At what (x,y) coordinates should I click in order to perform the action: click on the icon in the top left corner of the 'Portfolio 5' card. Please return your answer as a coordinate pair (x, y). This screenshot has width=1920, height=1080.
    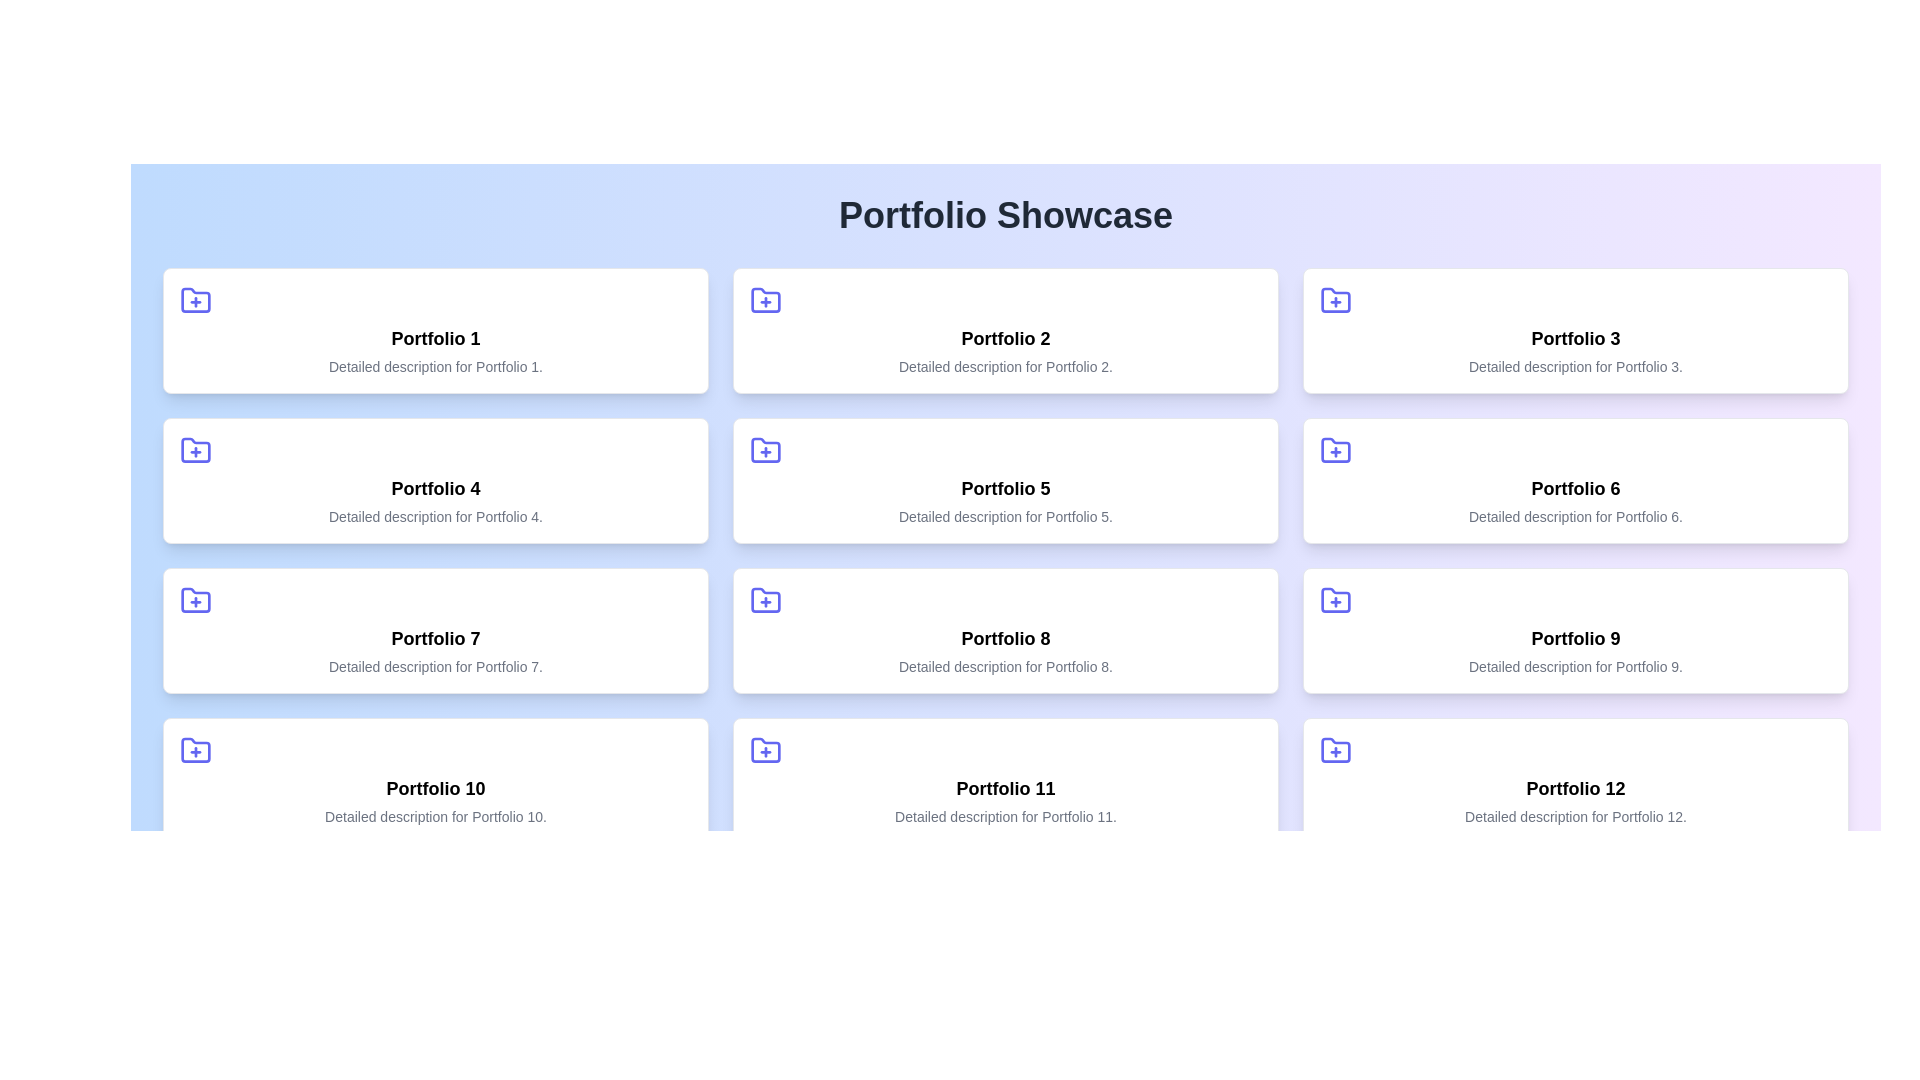
    Looking at the image, I should click on (765, 451).